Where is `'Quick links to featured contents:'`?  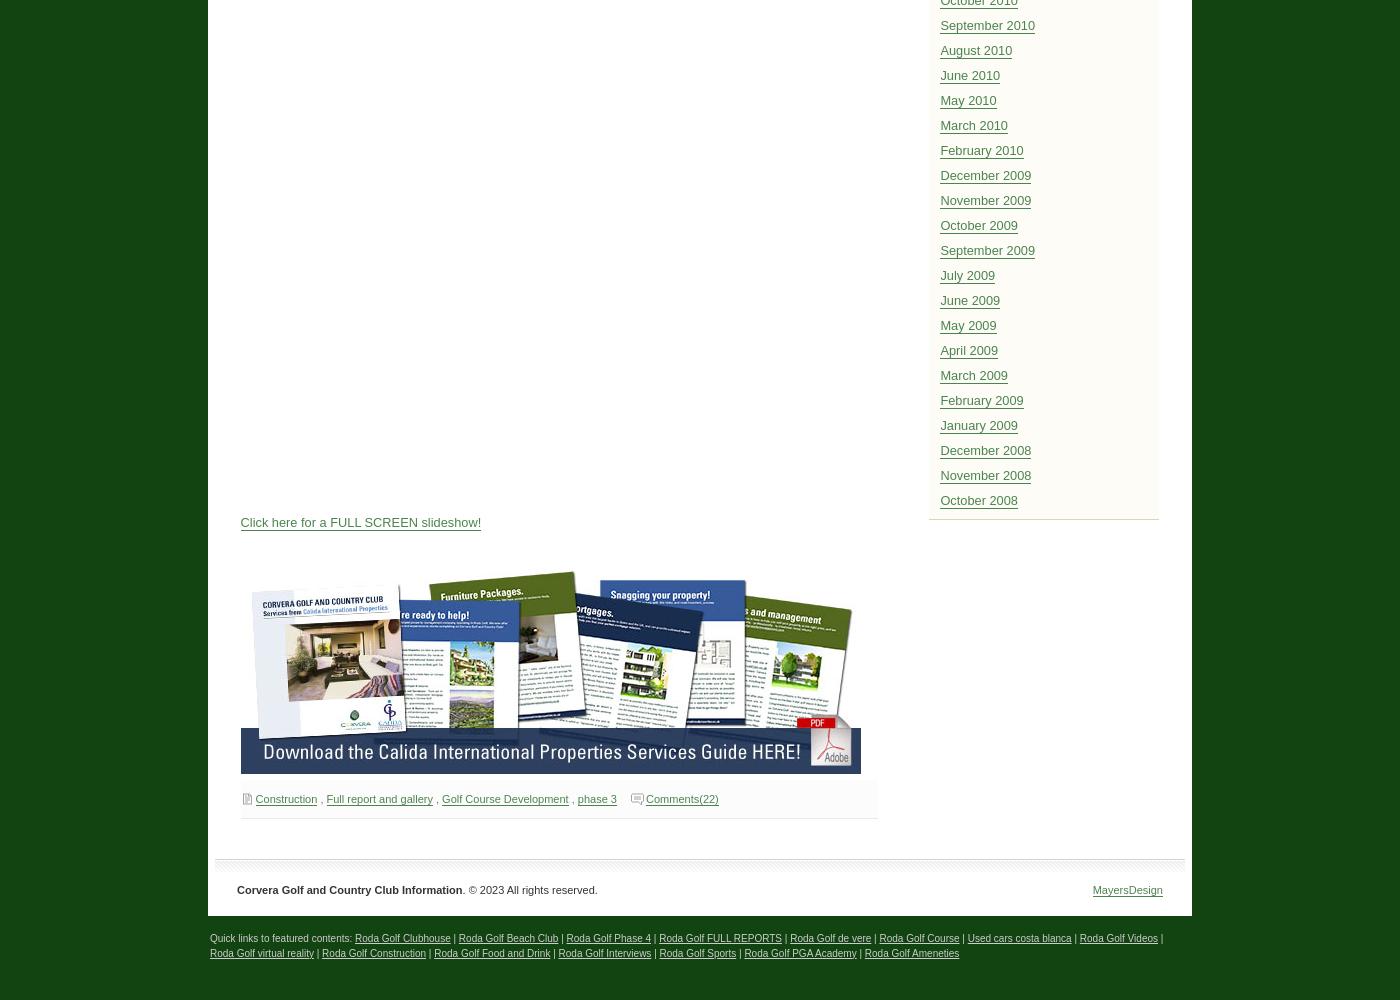 'Quick links to featured contents:' is located at coordinates (282, 937).